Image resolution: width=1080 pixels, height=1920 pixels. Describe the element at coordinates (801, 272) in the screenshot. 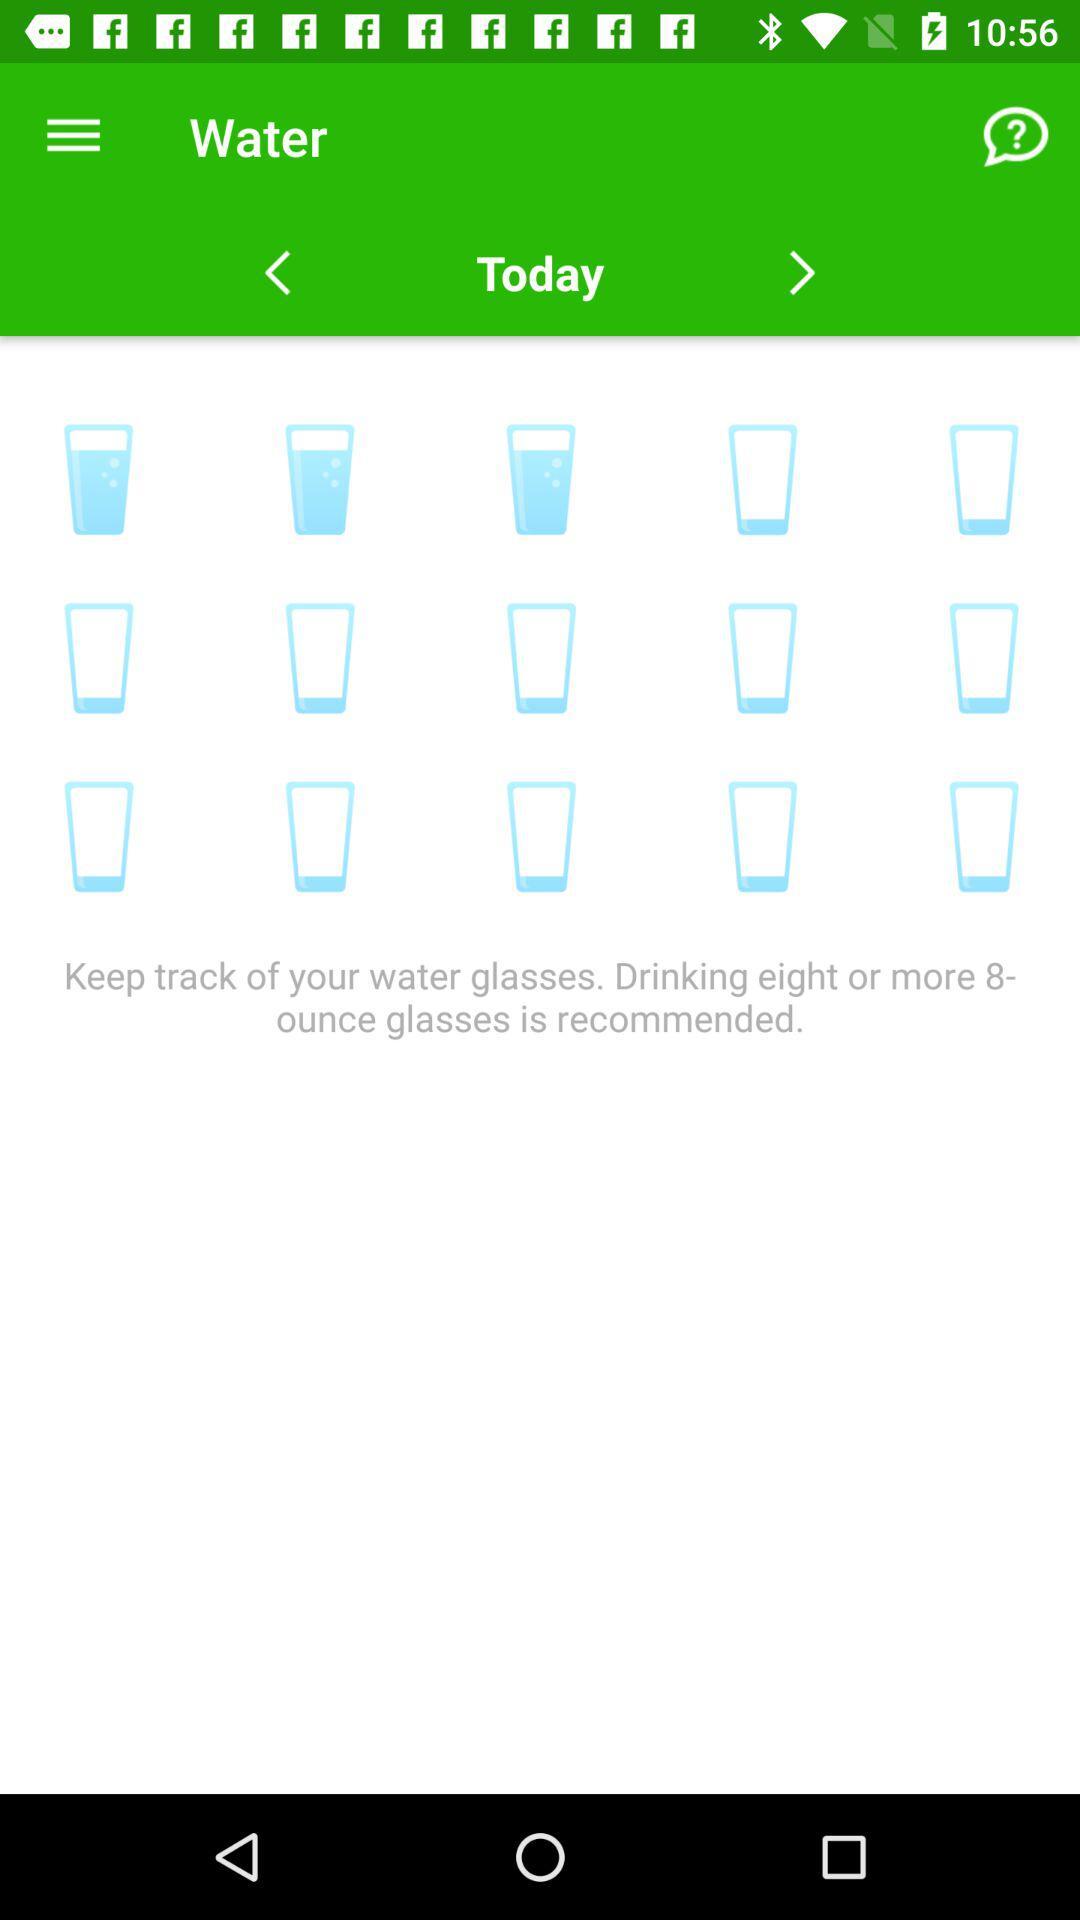

I see `go next` at that location.